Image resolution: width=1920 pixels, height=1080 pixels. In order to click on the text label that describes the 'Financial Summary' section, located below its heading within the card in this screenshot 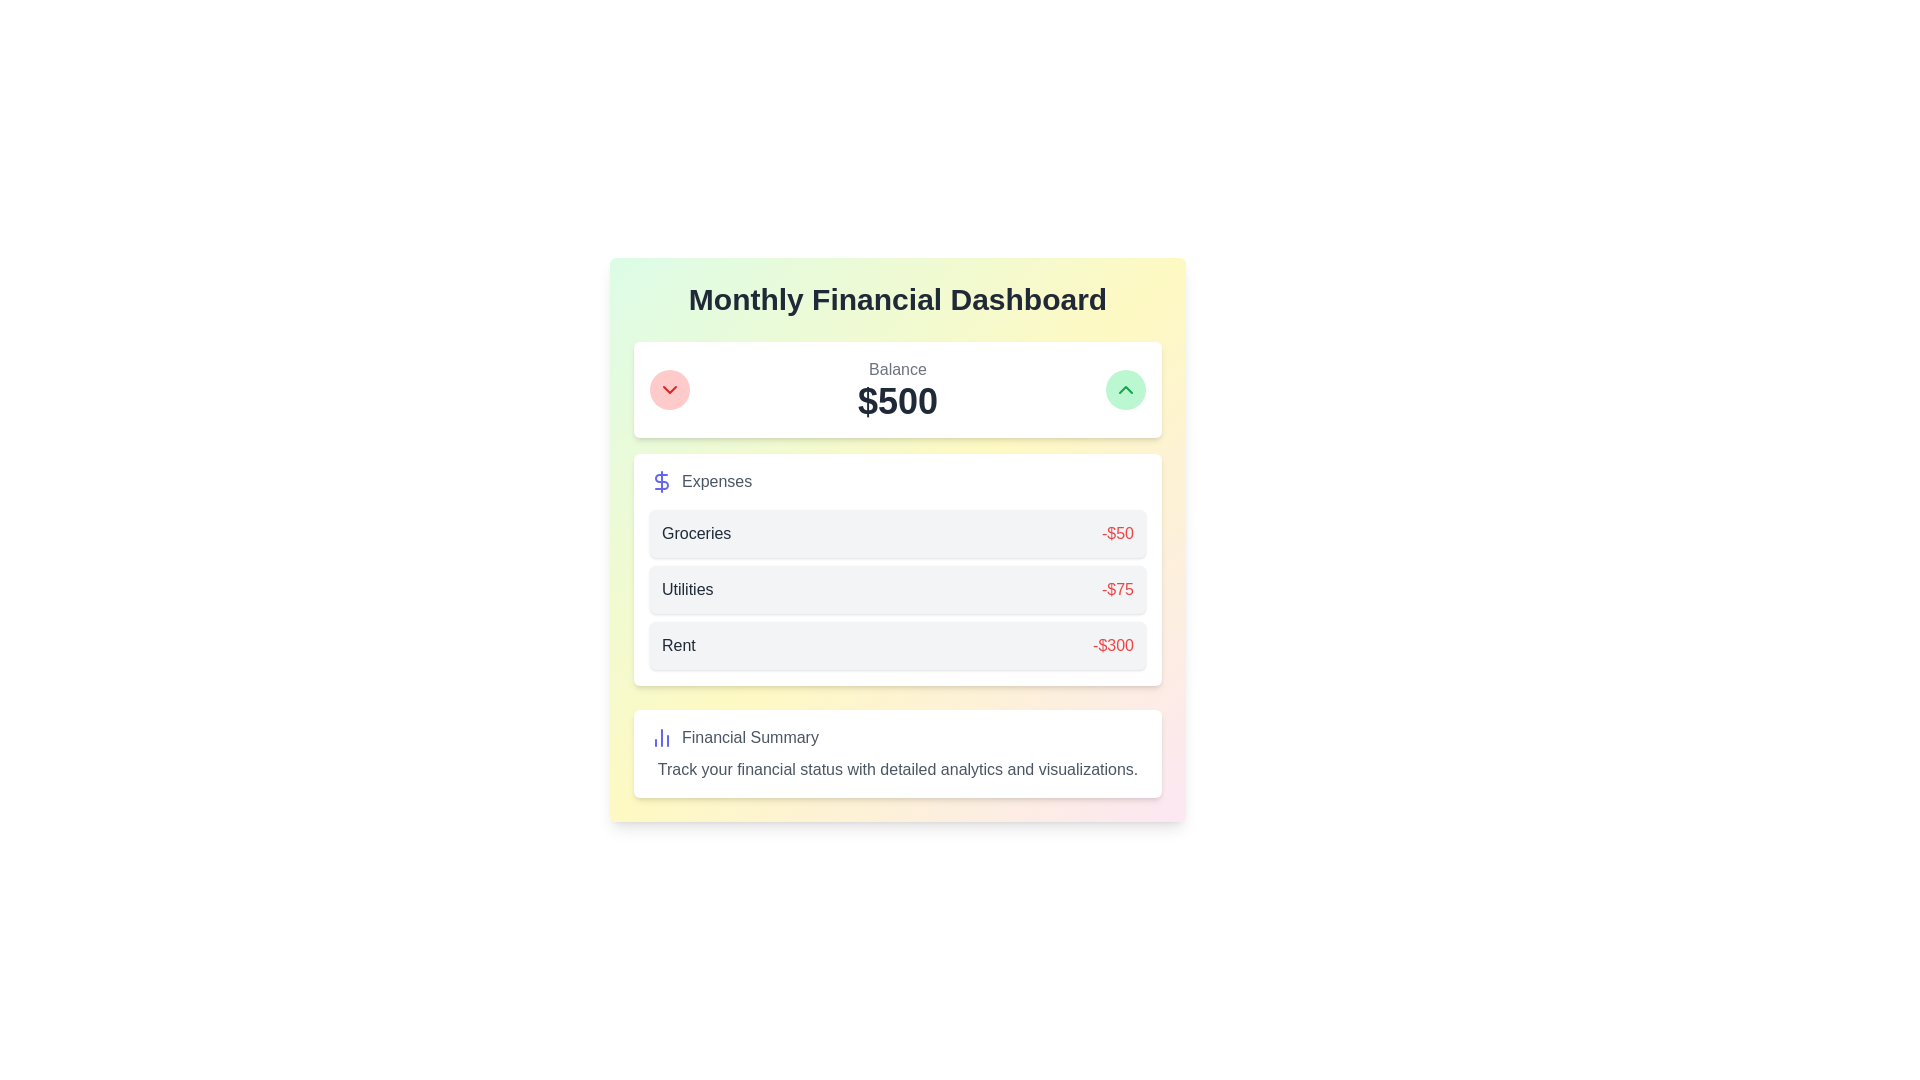, I will do `click(896, 769)`.